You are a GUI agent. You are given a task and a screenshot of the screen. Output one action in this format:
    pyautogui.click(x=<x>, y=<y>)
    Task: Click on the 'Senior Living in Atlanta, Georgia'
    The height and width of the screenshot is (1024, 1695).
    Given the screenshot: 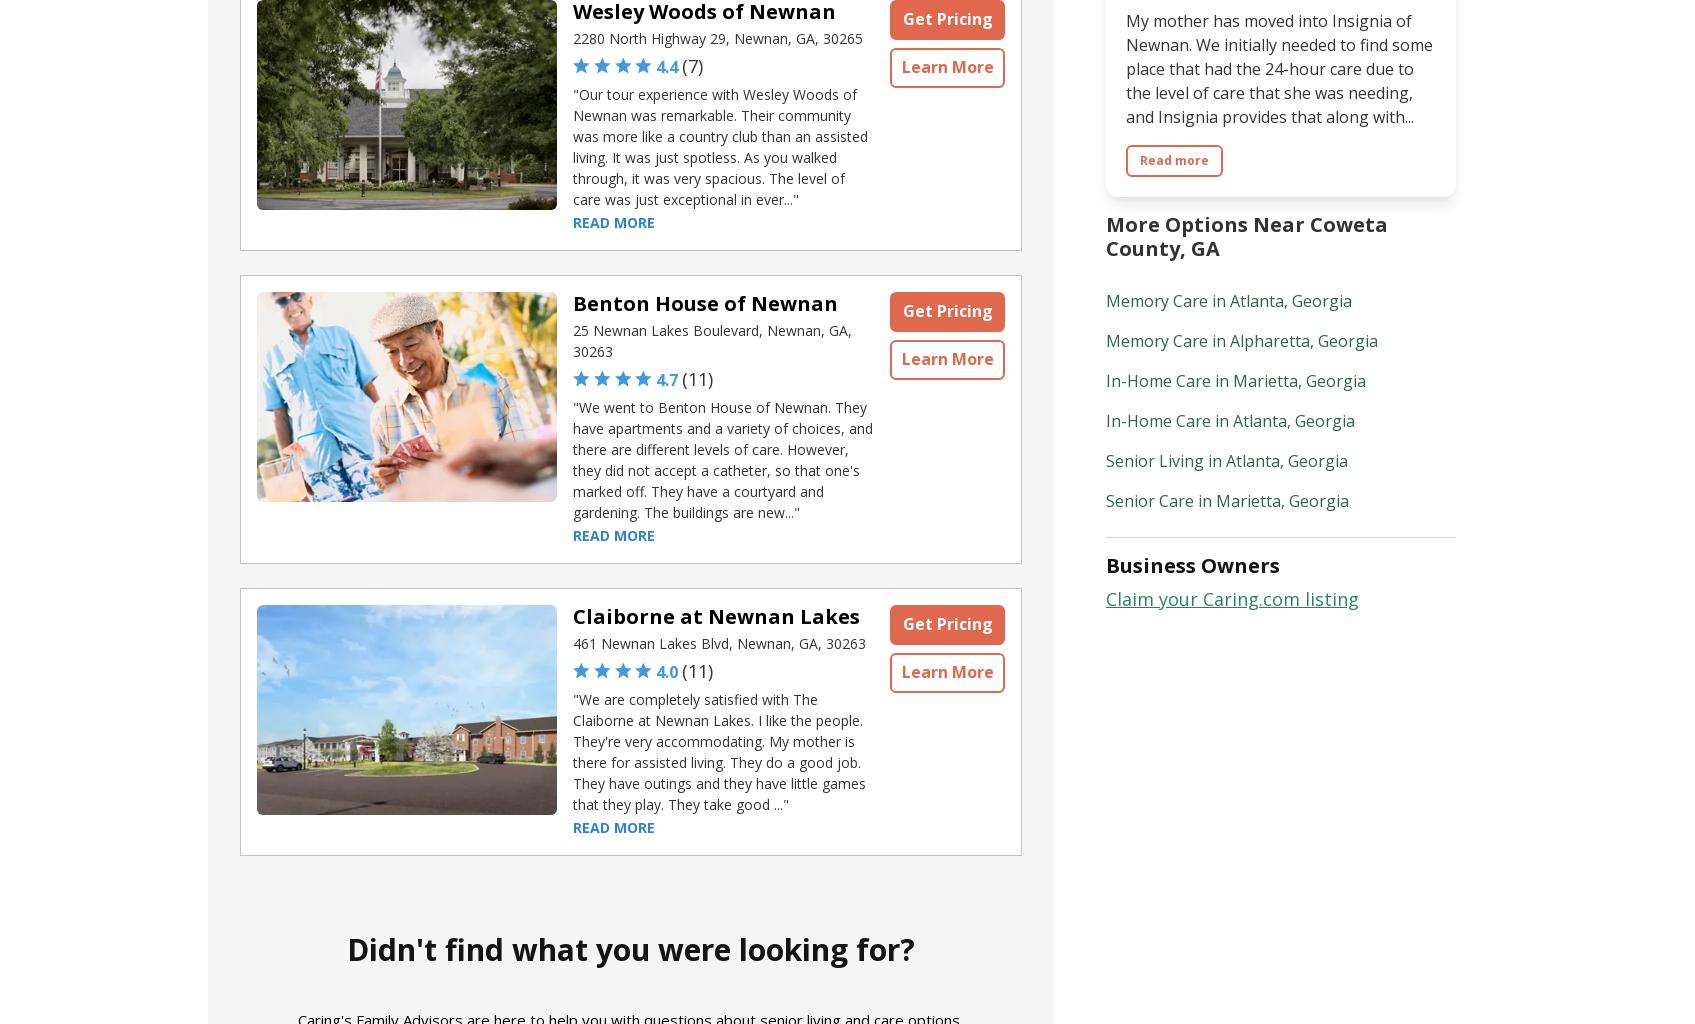 What is the action you would take?
    pyautogui.click(x=1227, y=459)
    